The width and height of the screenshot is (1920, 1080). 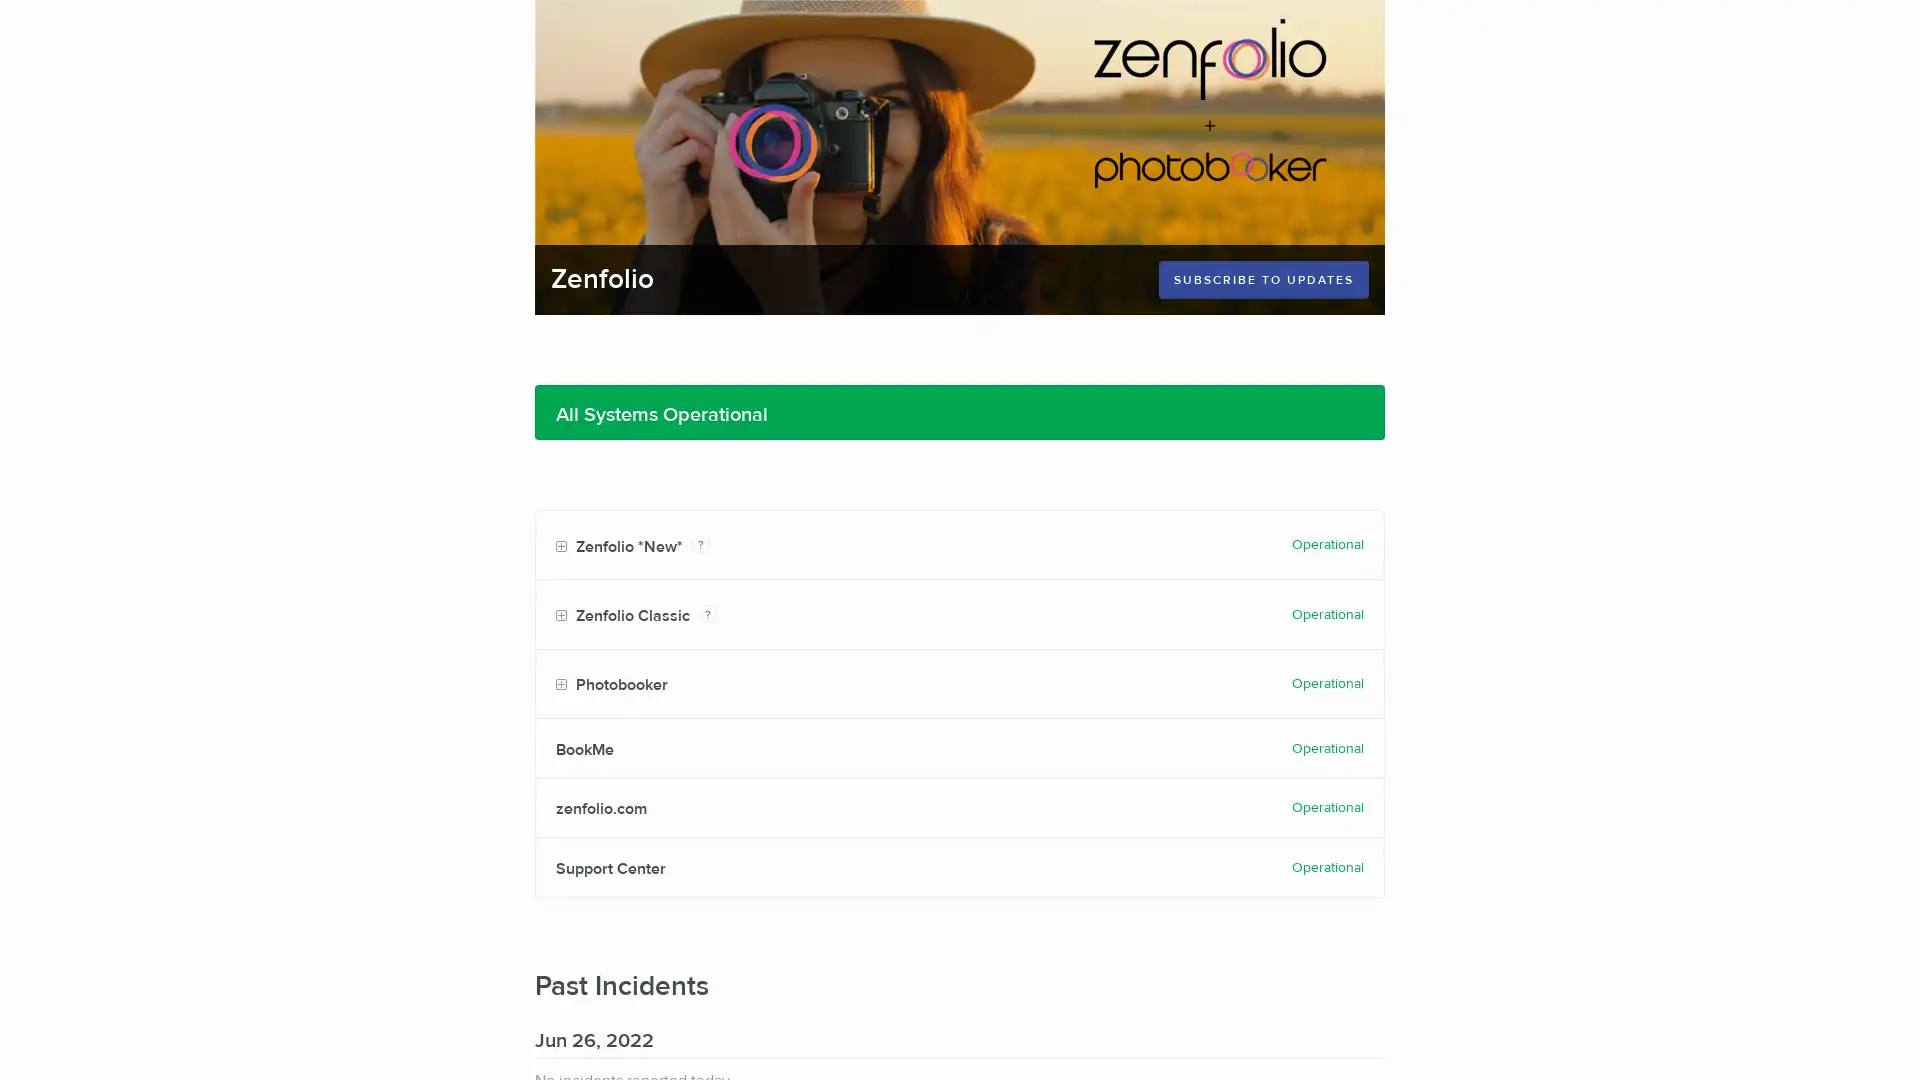 I want to click on Toggle Zenfolio *New*, so click(x=560, y=546).